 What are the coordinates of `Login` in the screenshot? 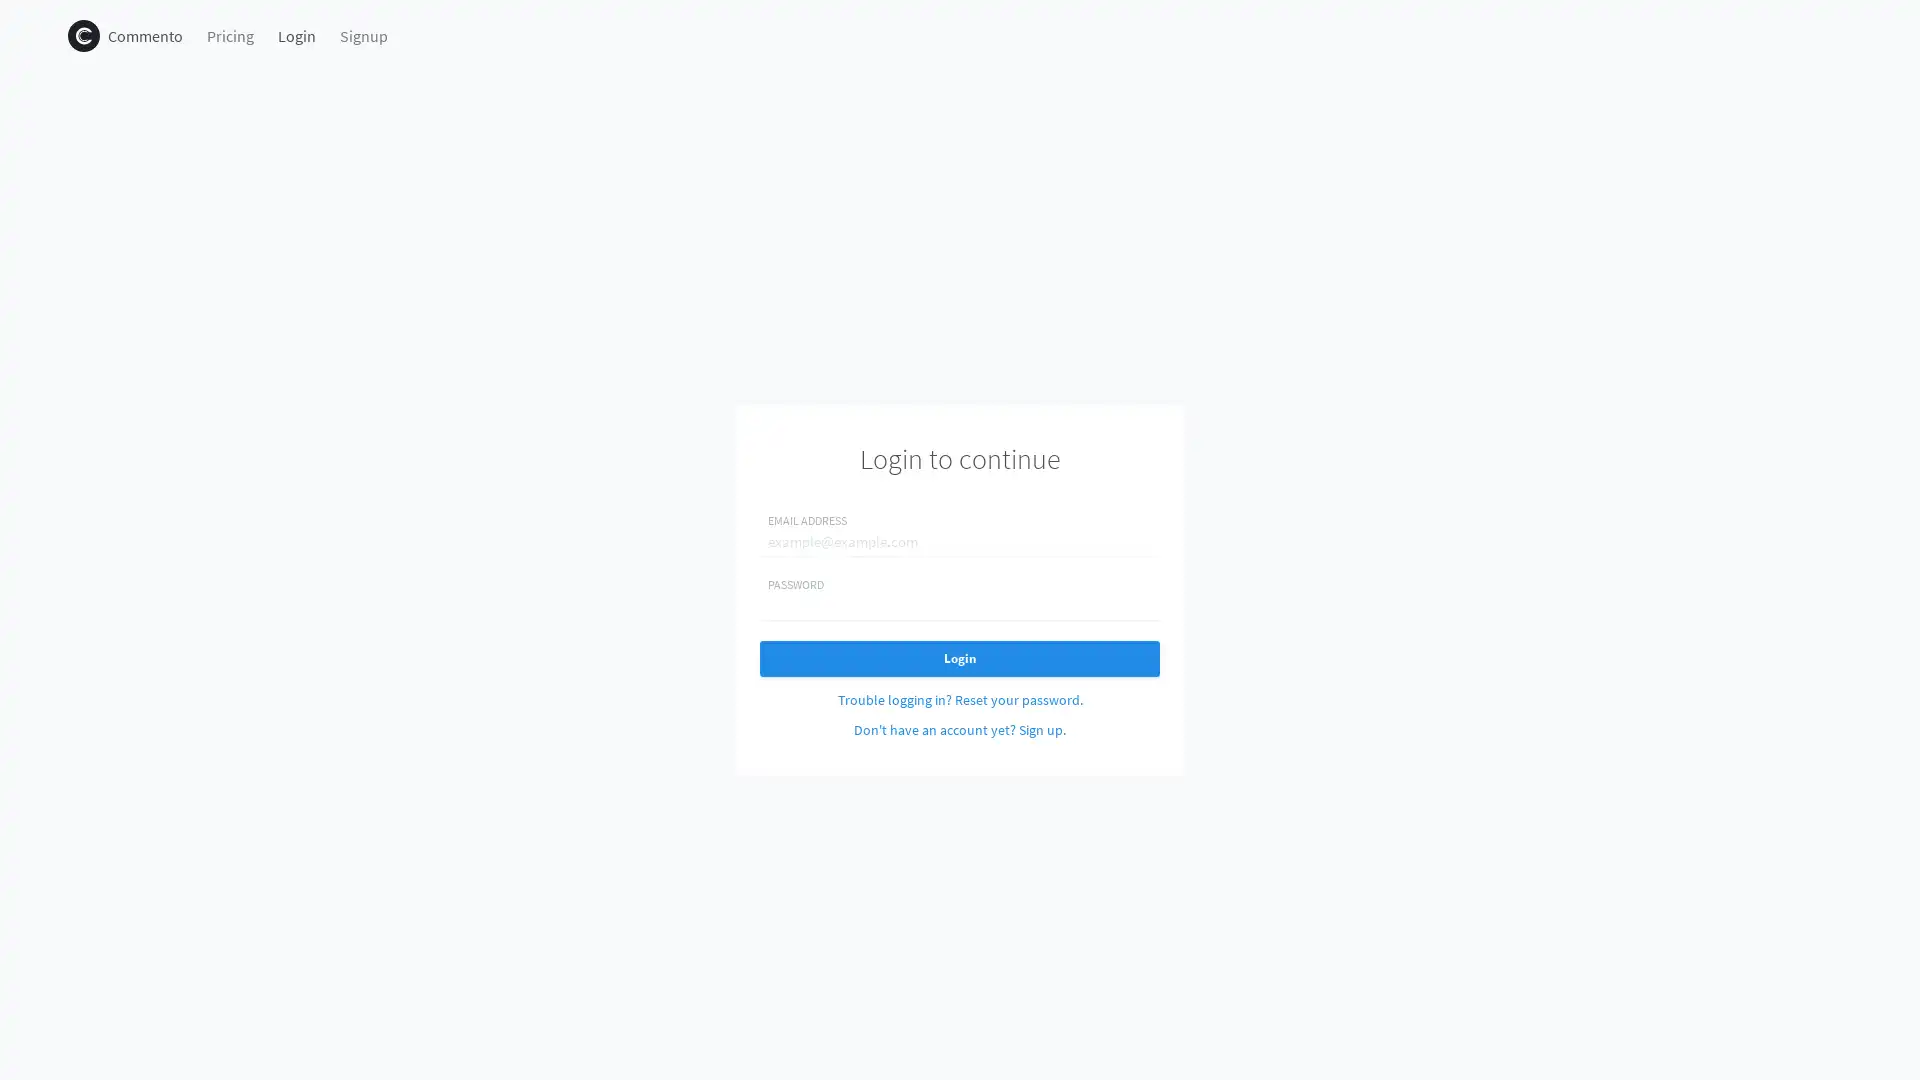 It's located at (960, 659).